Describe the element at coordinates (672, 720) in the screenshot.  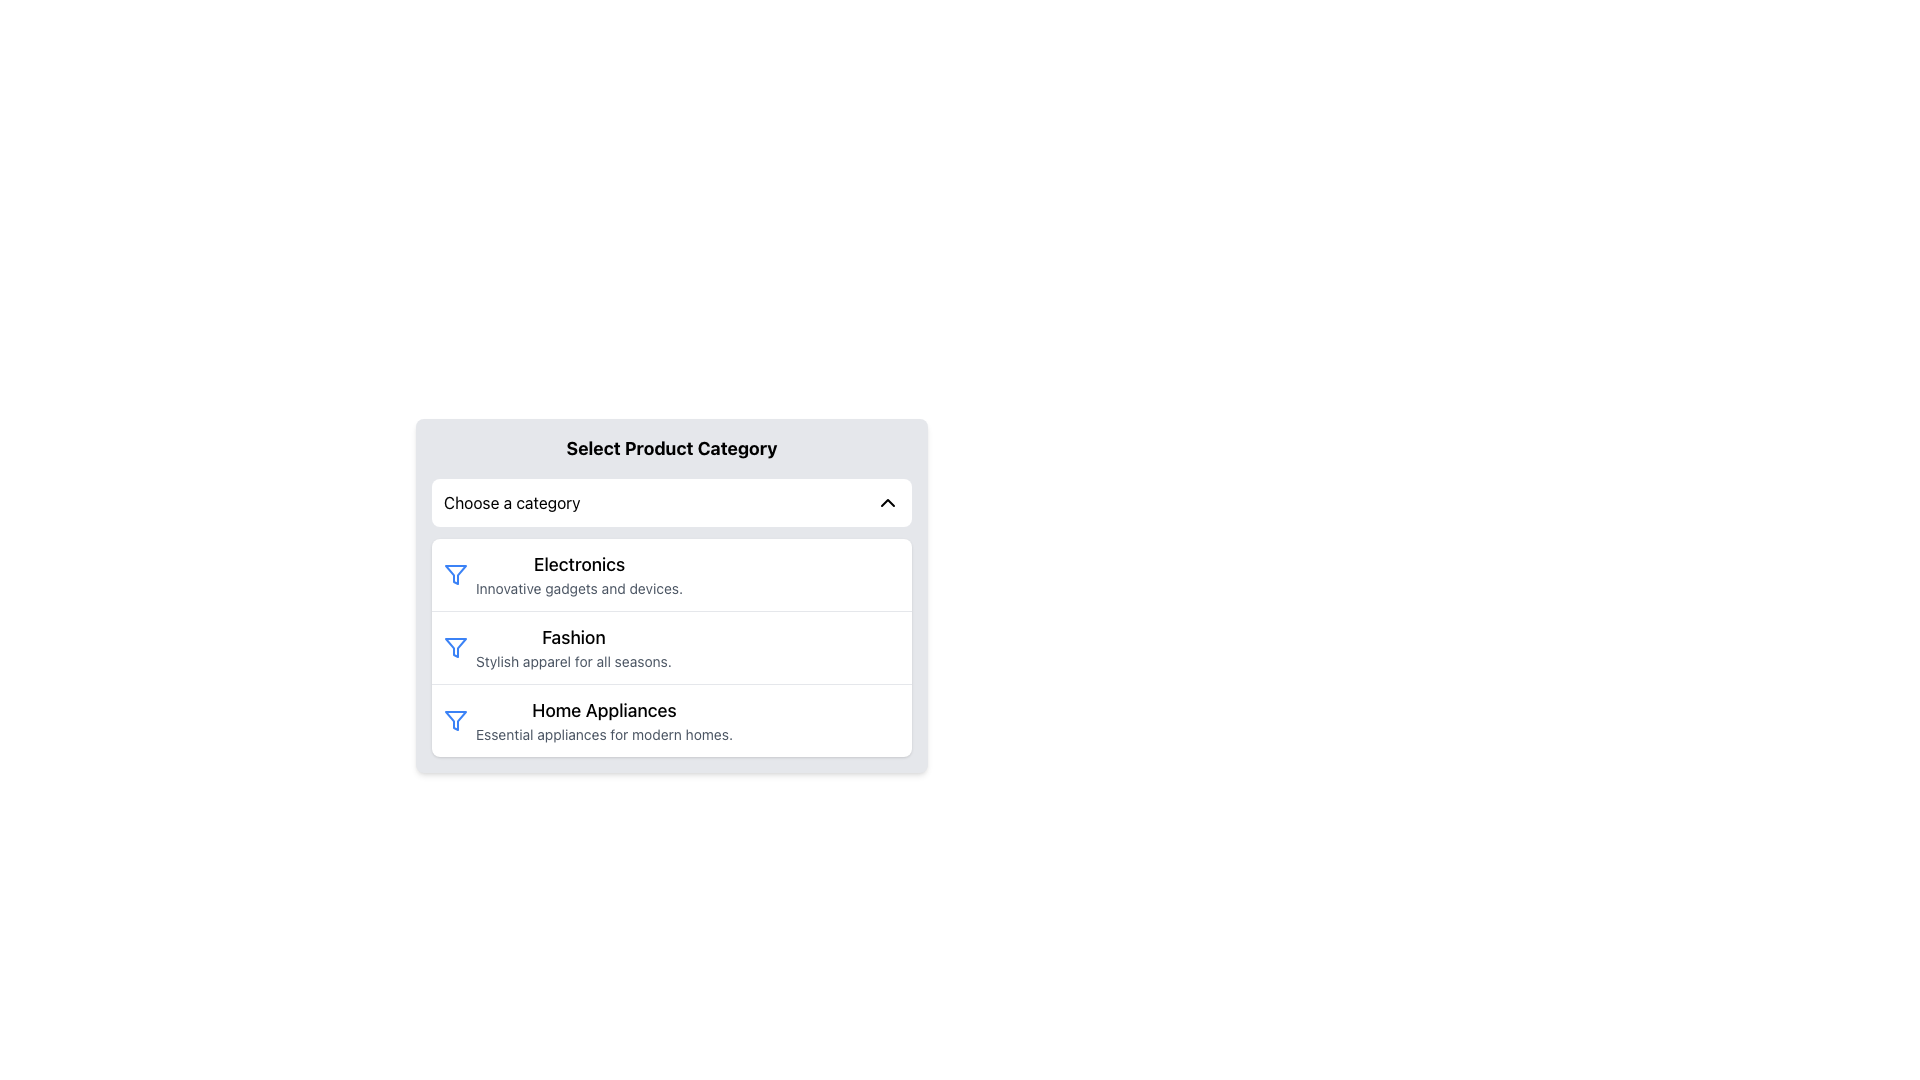
I see `the third item in the 'Select Product Category' list for highlighting, which is positioned below 'Electronics' and 'Fashion'` at that location.